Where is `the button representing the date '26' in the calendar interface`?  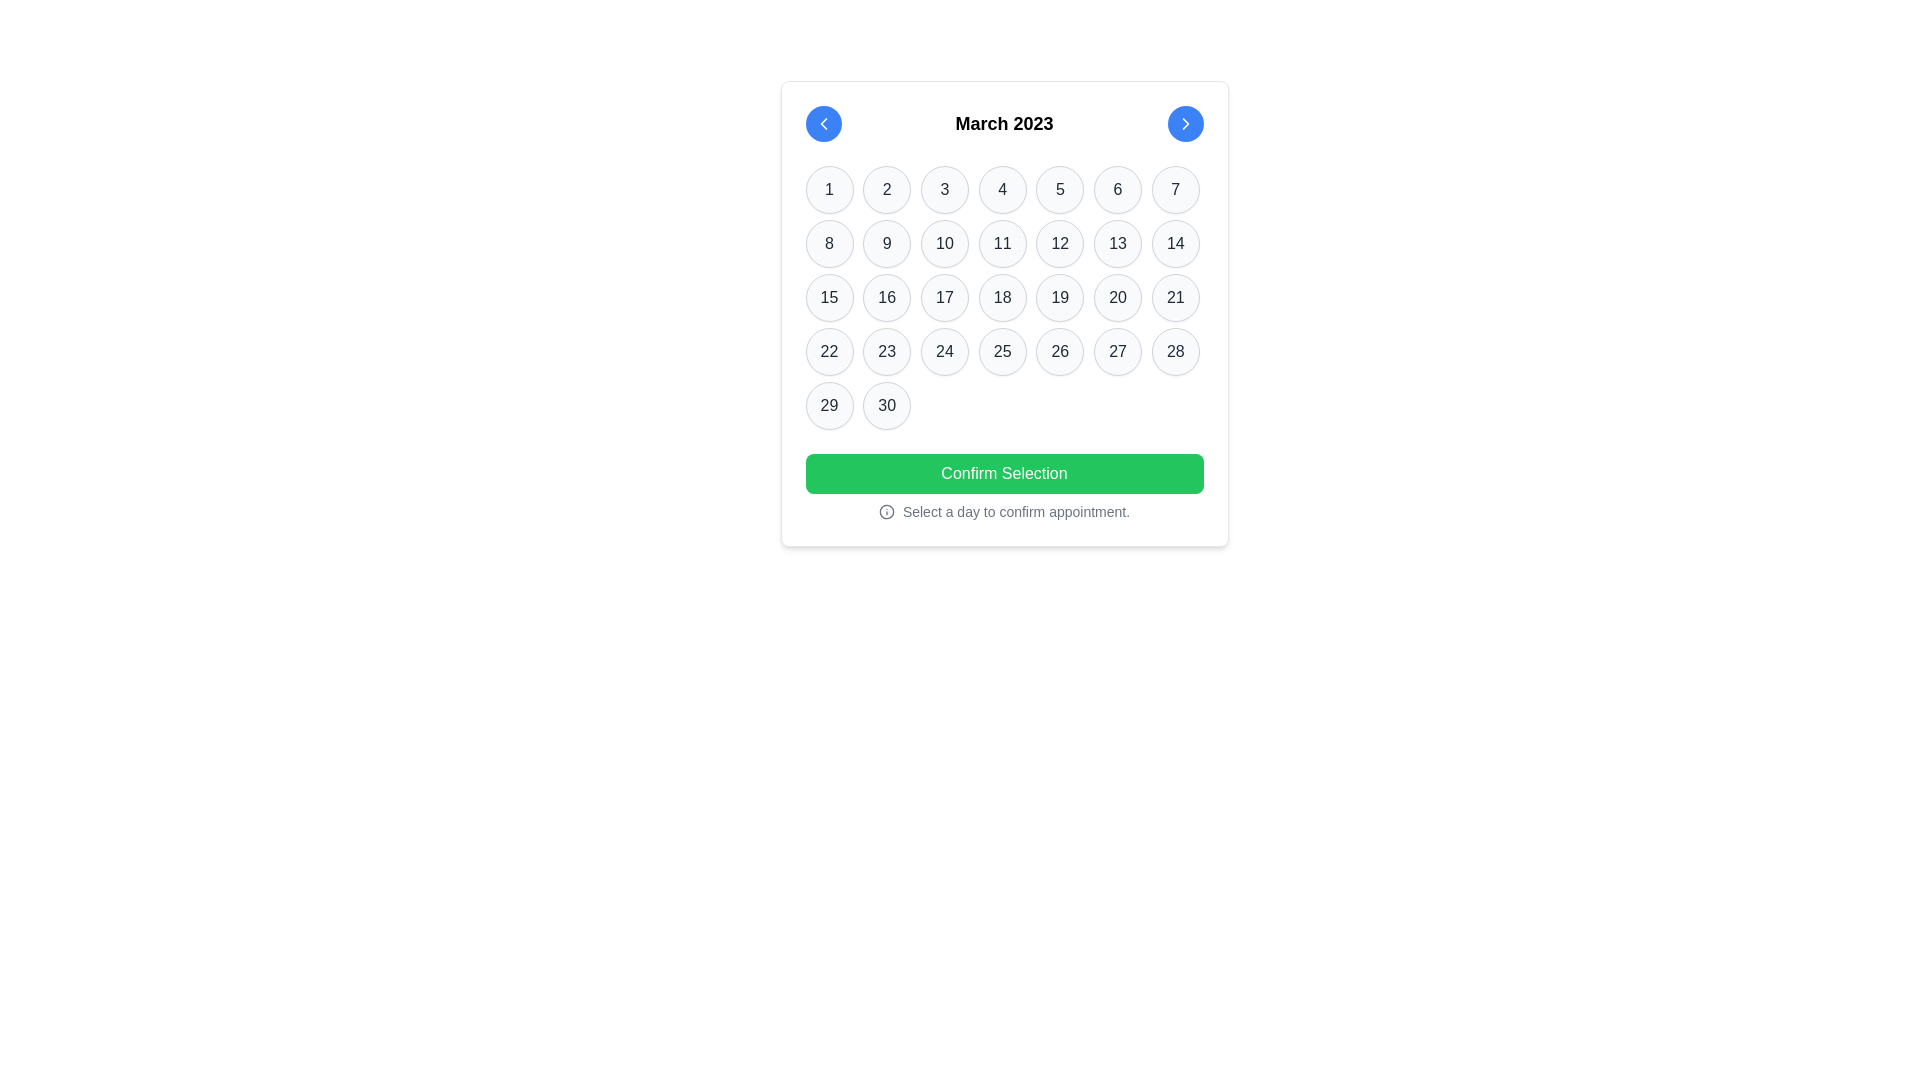 the button representing the date '26' in the calendar interface is located at coordinates (1059, 350).